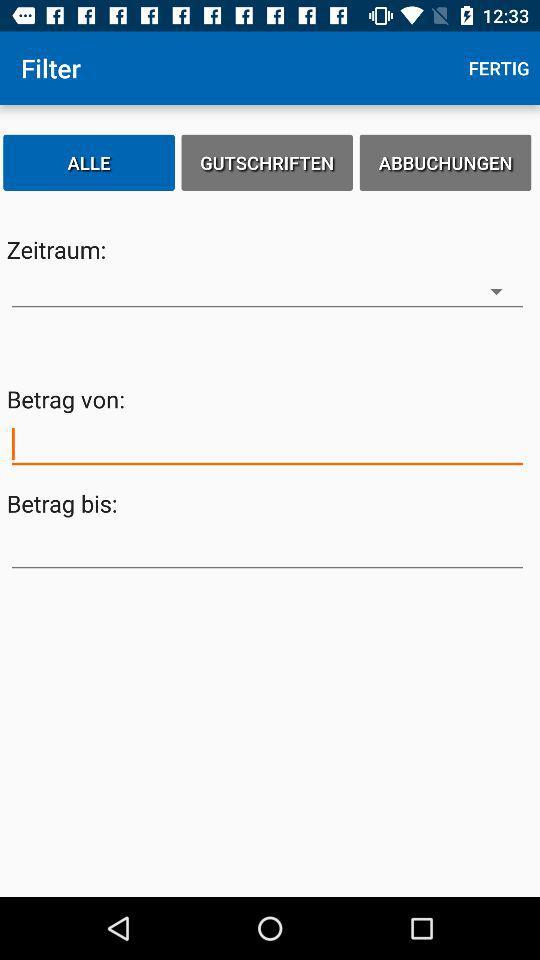 The image size is (540, 960). What do you see at coordinates (498, 68) in the screenshot?
I see `fertig item` at bounding box center [498, 68].